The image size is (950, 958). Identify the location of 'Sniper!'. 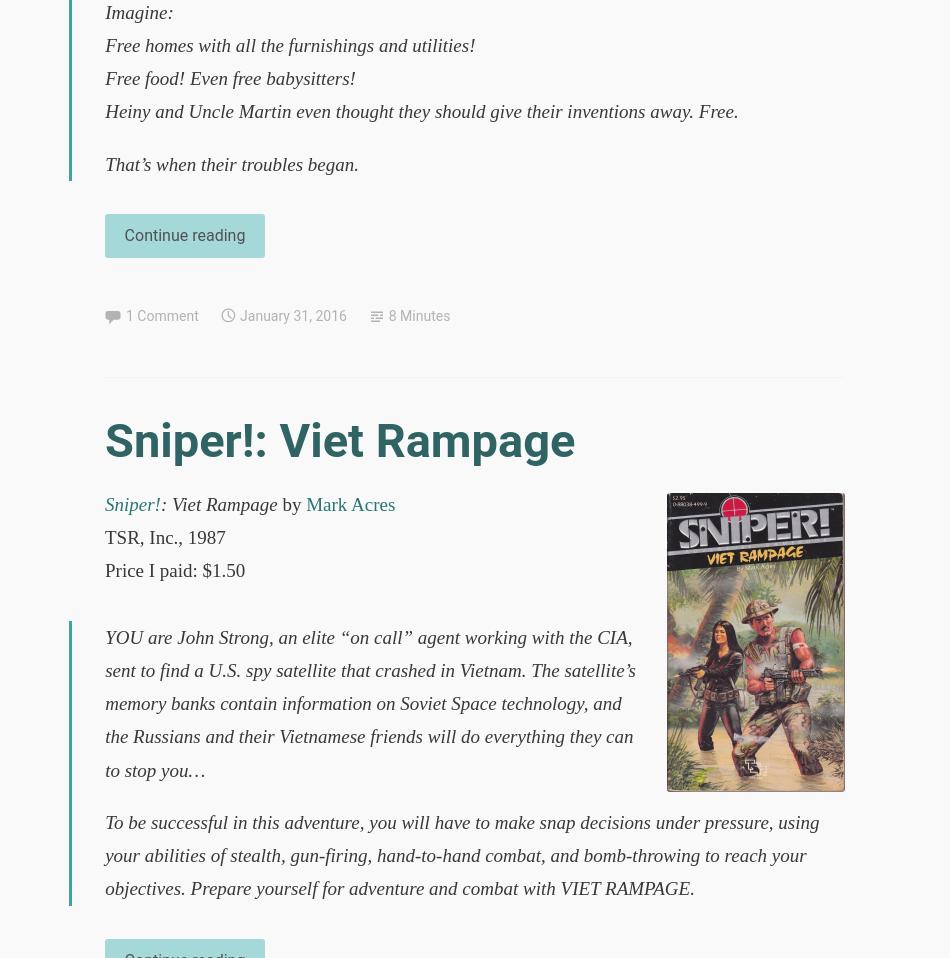
(132, 502).